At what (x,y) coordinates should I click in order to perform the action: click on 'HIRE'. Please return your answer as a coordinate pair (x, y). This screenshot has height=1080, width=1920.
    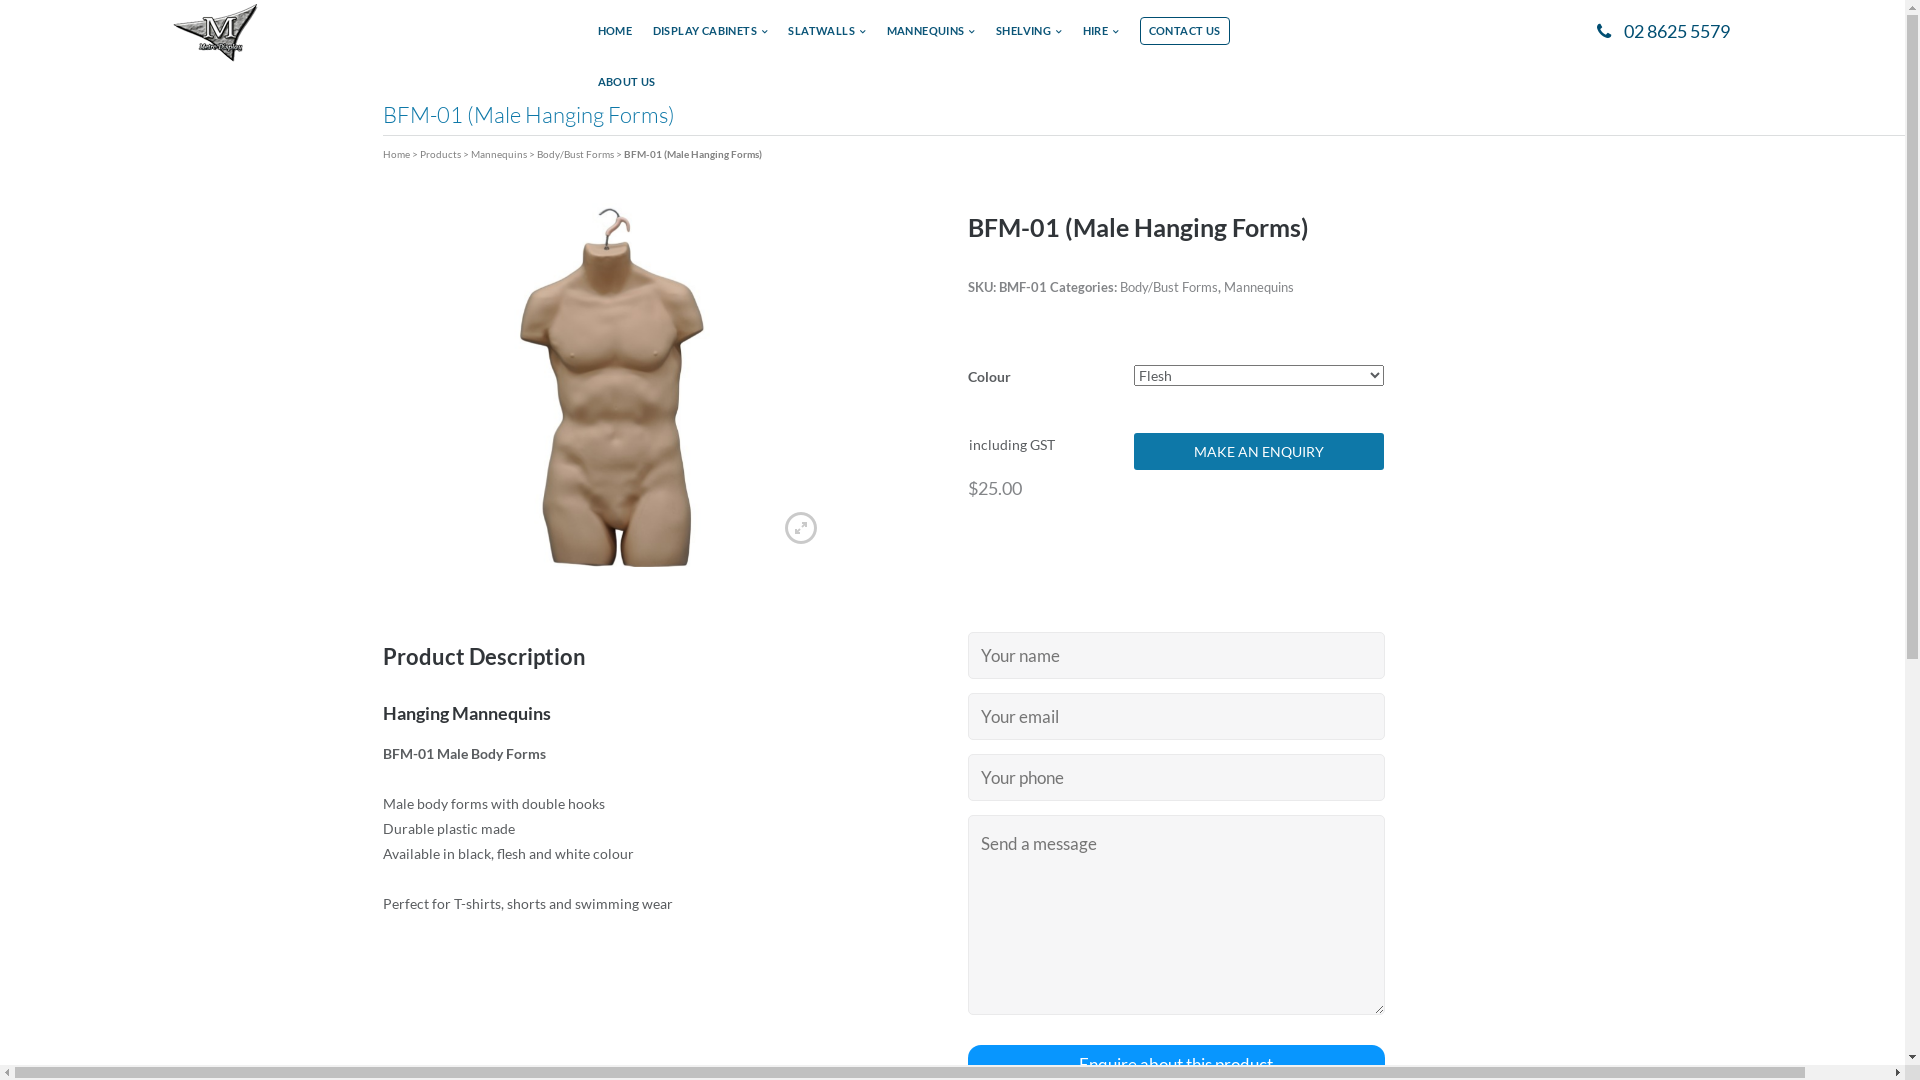
    Looking at the image, I should click on (1100, 37).